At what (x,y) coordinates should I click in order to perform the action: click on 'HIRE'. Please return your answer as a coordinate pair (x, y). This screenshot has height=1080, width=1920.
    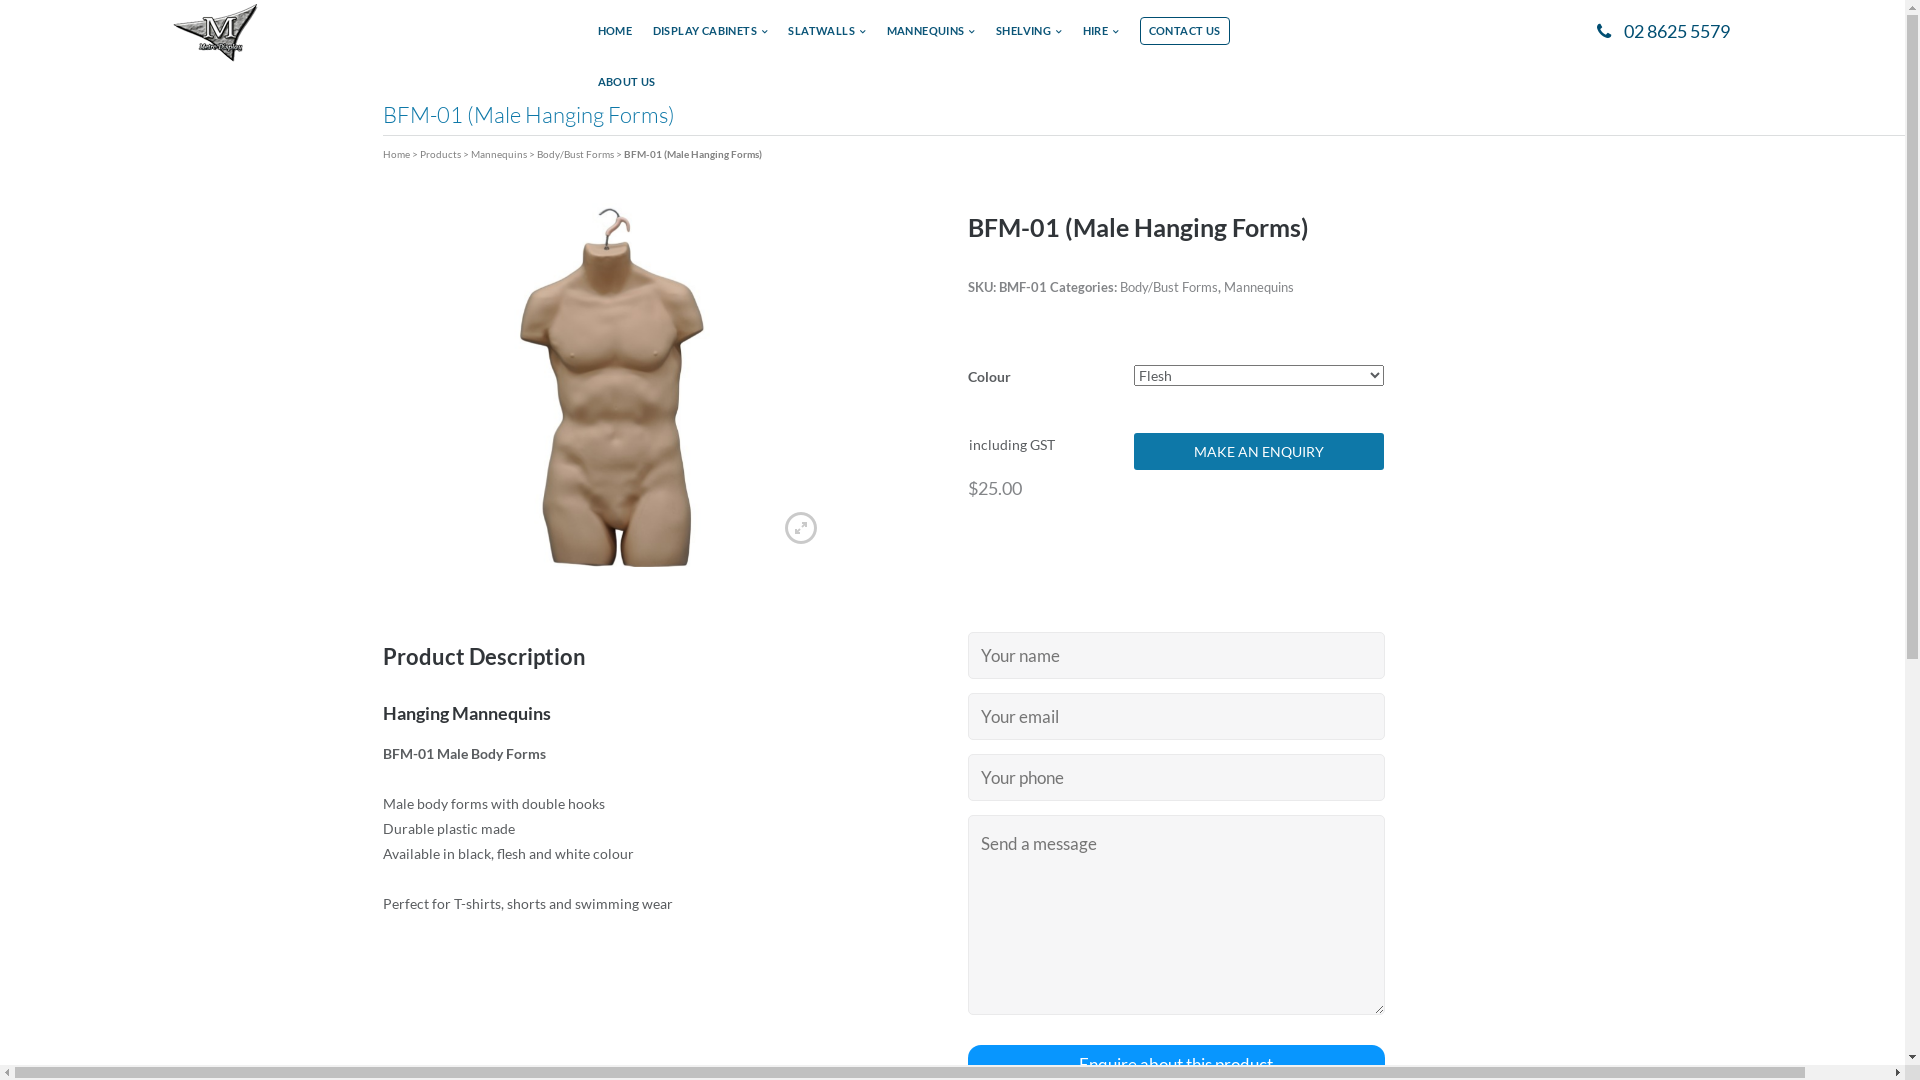
    Looking at the image, I should click on (1100, 37).